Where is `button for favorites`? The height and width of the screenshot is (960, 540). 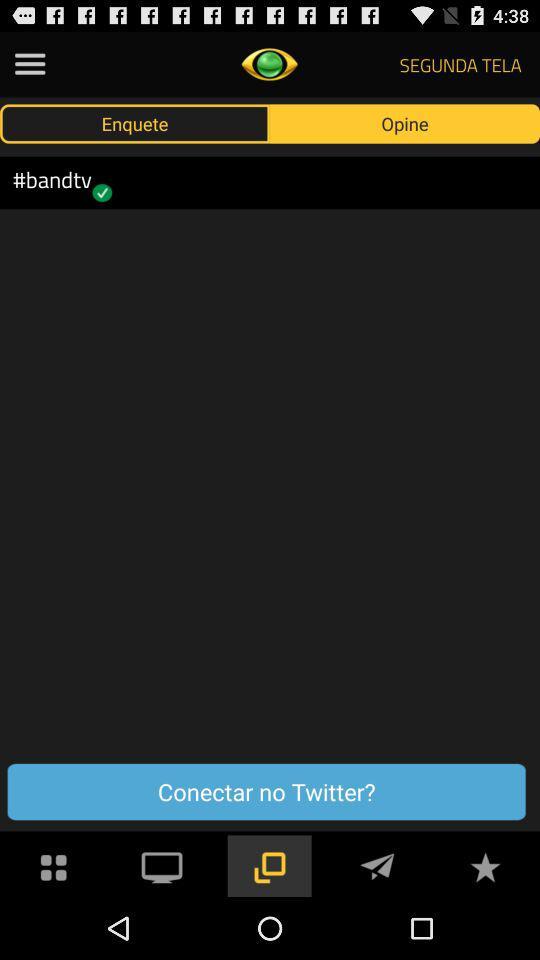
button for favorites is located at coordinates (484, 864).